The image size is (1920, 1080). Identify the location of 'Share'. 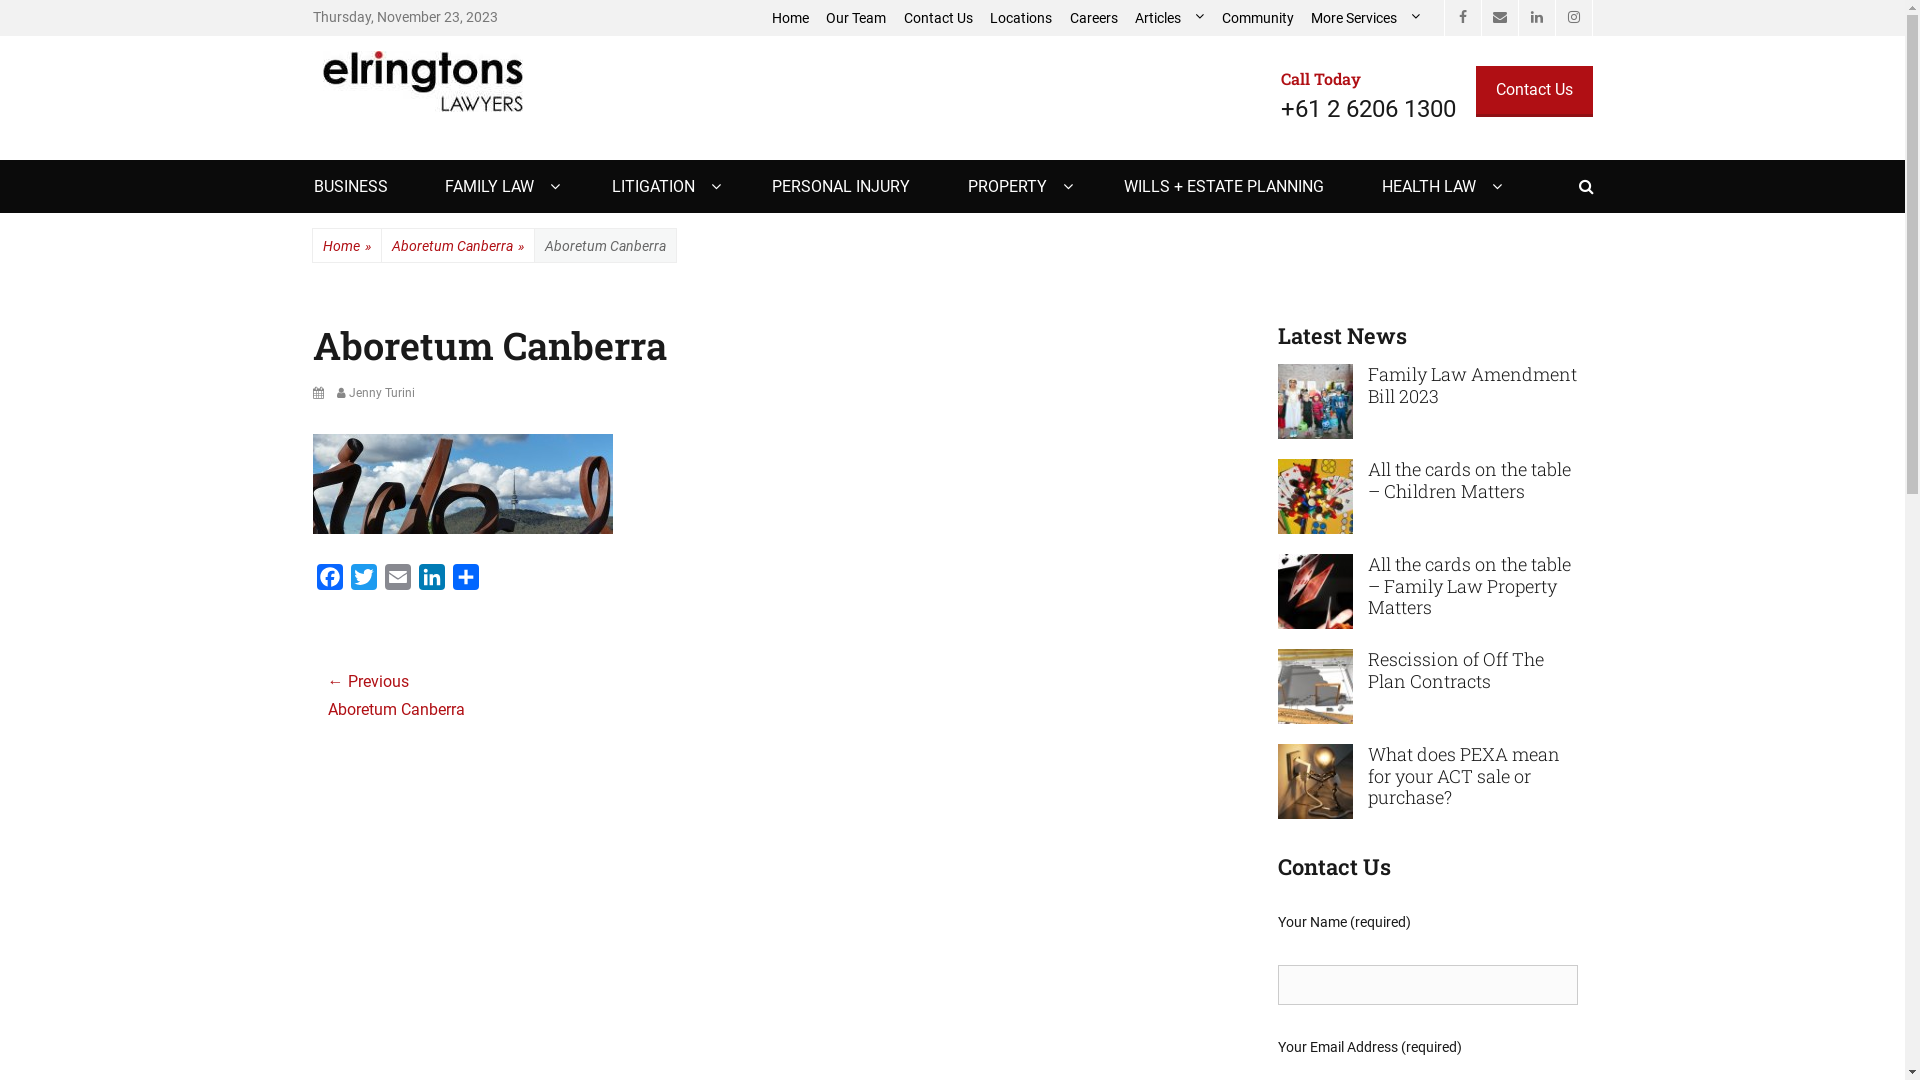
(464, 581).